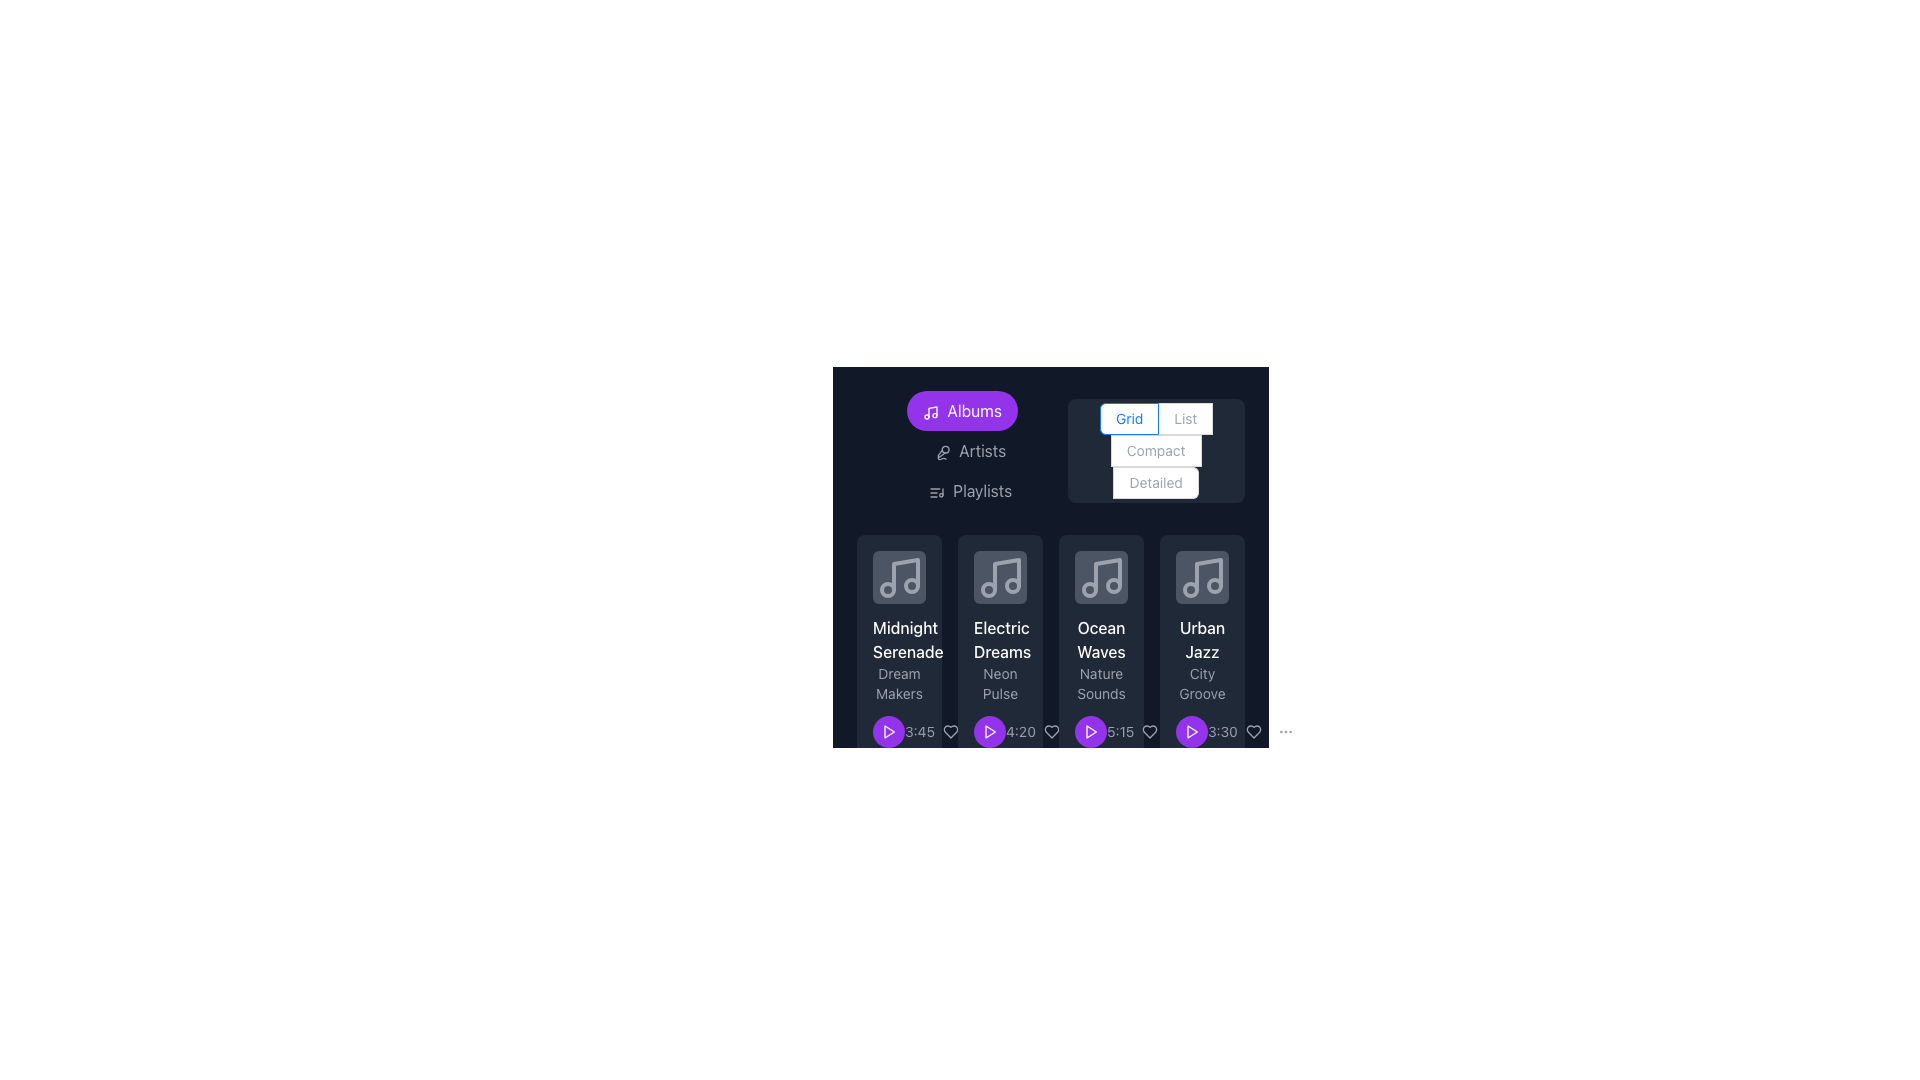 The width and height of the screenshot is (1920, 1080). What do you see at coordinates (1156, 482) in the screenshot?
I see `the label for the third radio button option in the vertical list to possibly view additional information` at bounding box center [1156, 482].